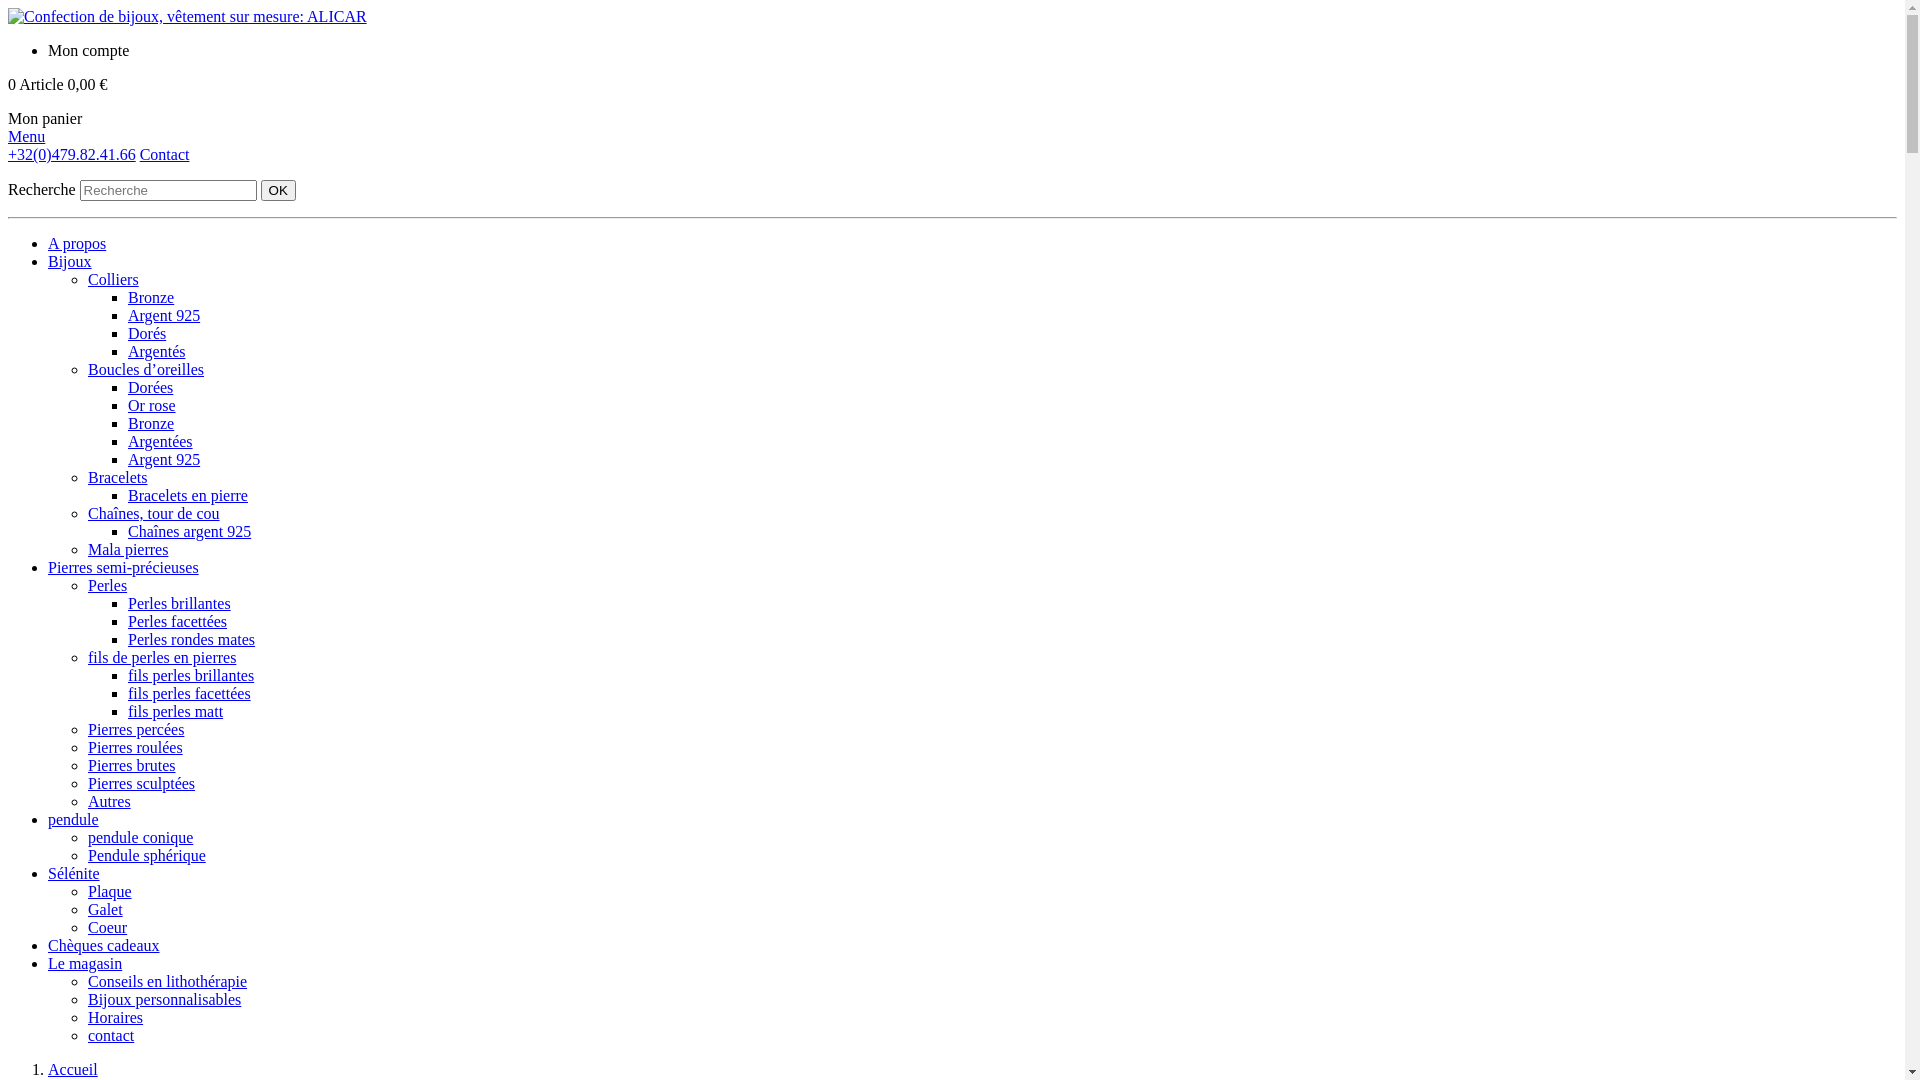  What do you see at coordinates (191, 675) in the screenshot?
I see `'fils perles brillantes'` at bounding box center [191, 675].